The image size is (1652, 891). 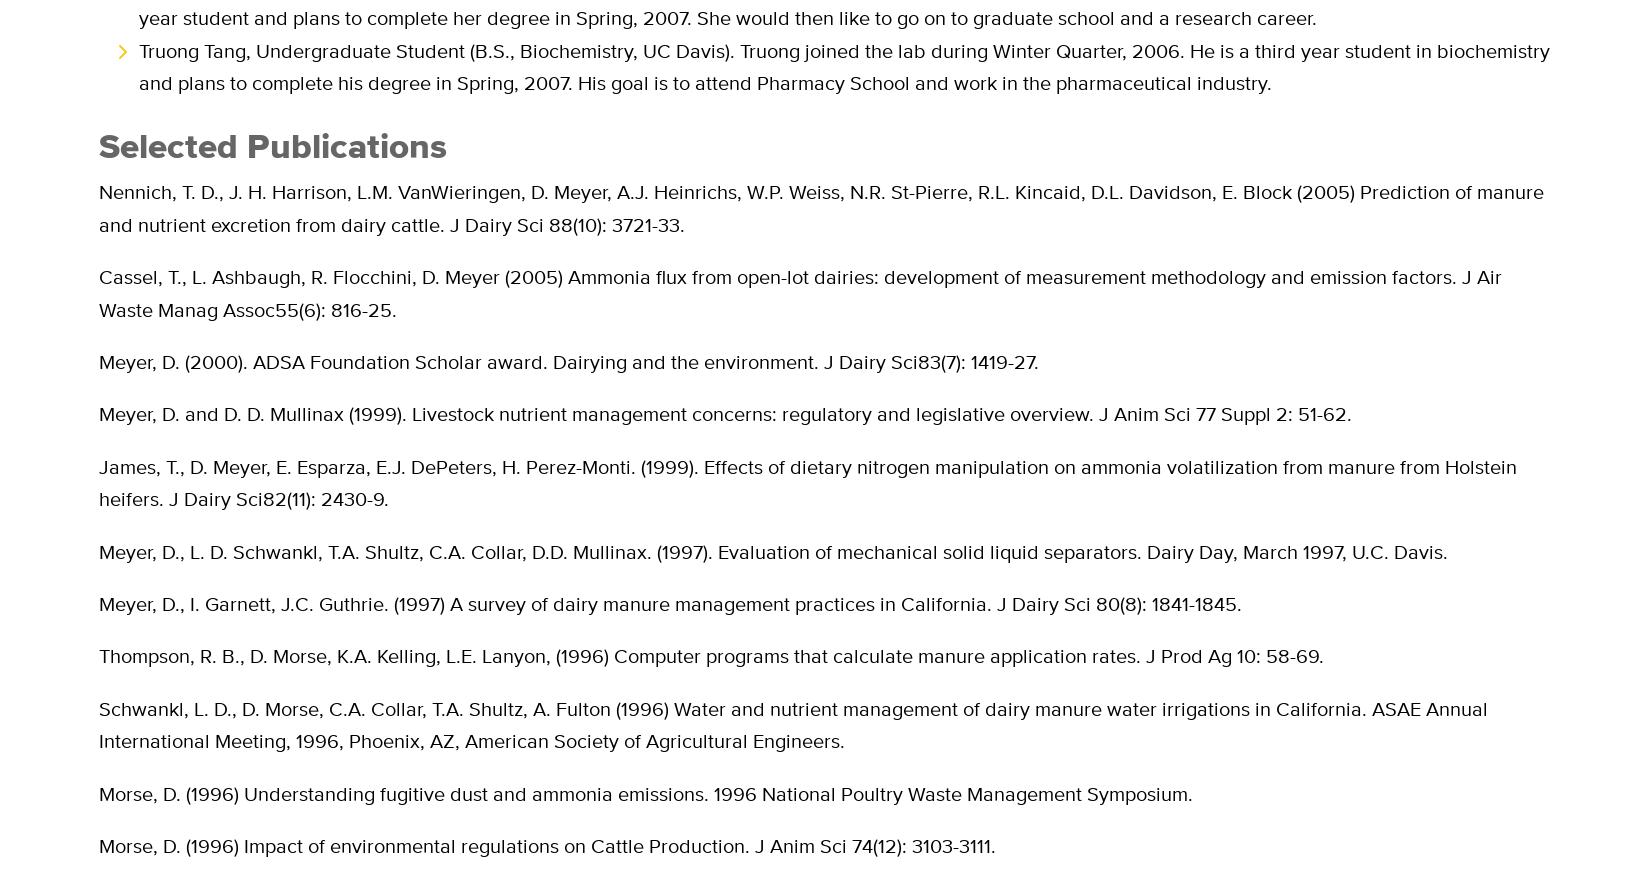 I want to click on 'Nennich, T. D., J. H. Harrison, L.M. VanWieringen, D. Meyer, A.J. Heinrichs, W.P. Weiss, N.R. St-Pierre, R.L. Kincaid, D.L. Davidson, E. Block (2005) Prediction of manure and nutrient excretion from dairy cattle. J Dairy Sci 88(10): 3721-33.', so click(x=821, y=207).